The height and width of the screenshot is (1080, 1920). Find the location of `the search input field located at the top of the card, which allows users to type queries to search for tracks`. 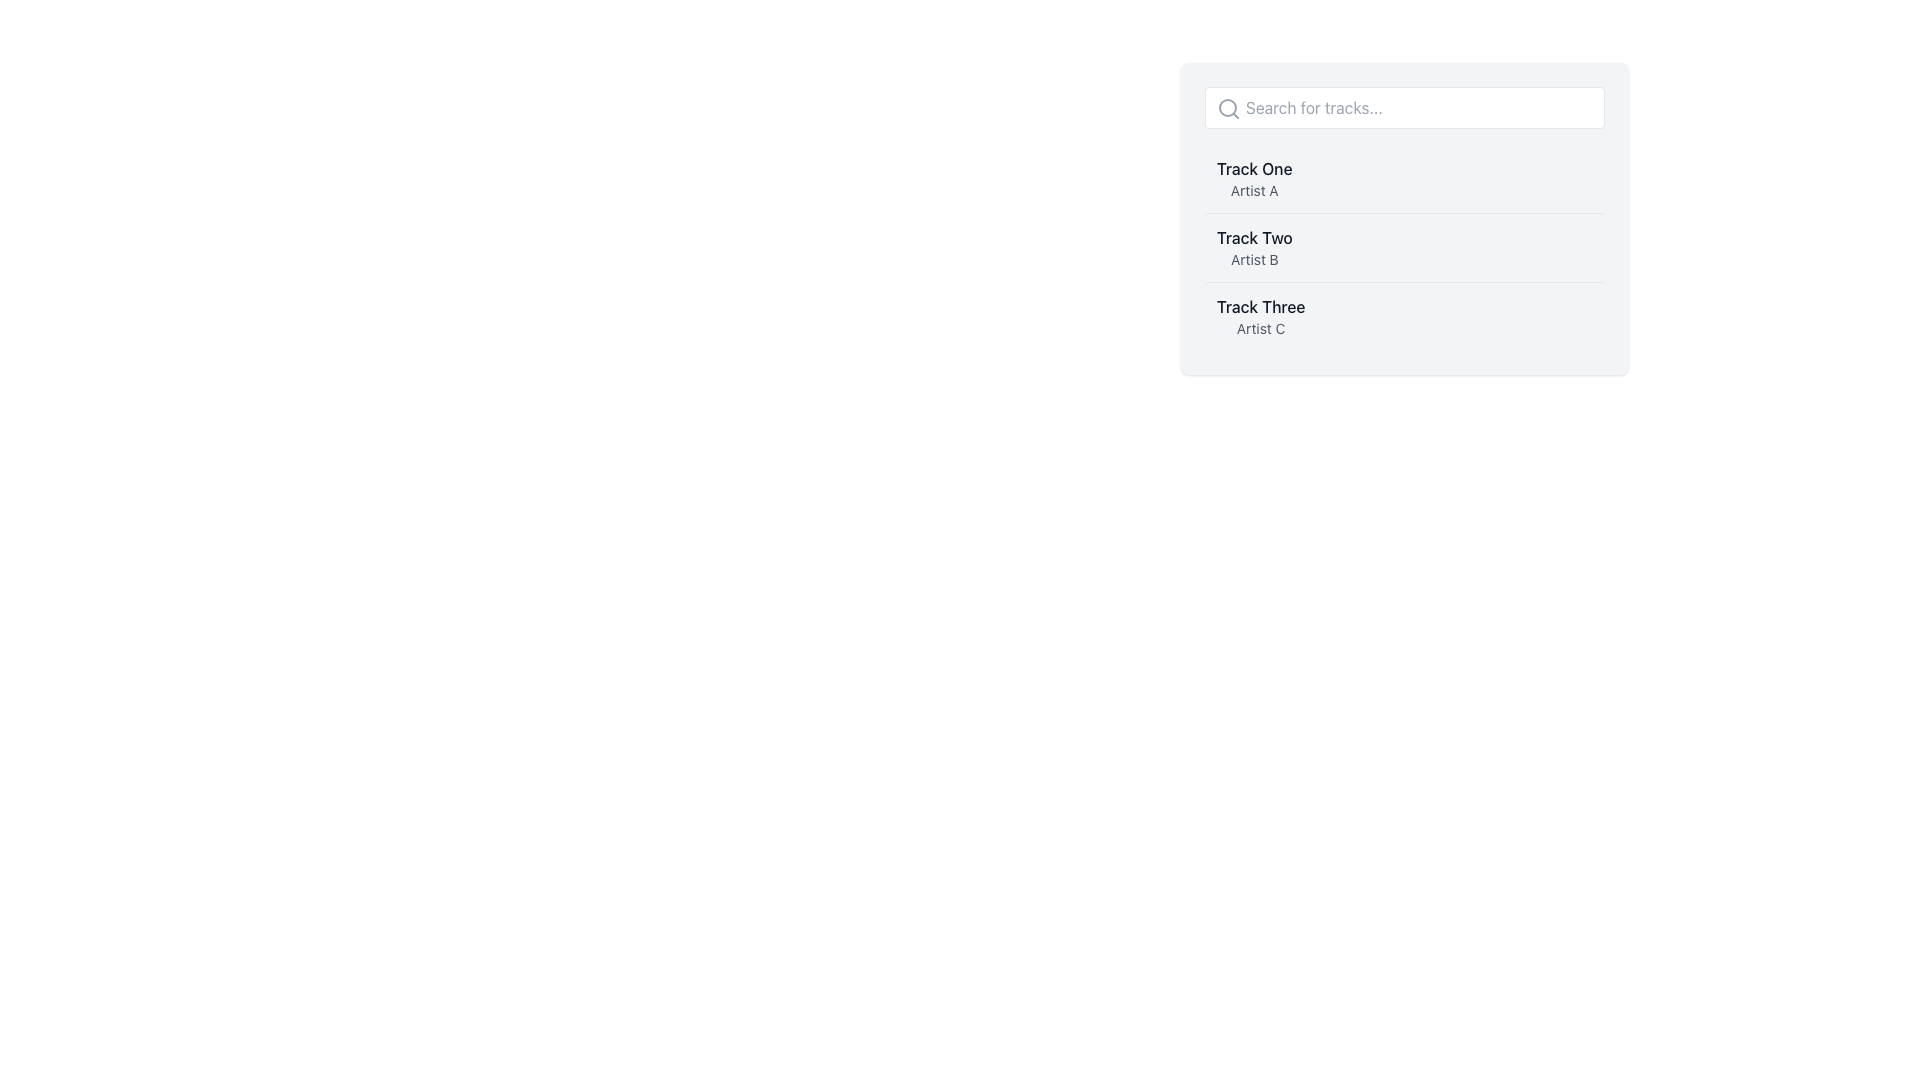

the search input field located at the top of the card, which allows users to type queries to search for tracks is located at coordinates (1404, 108).